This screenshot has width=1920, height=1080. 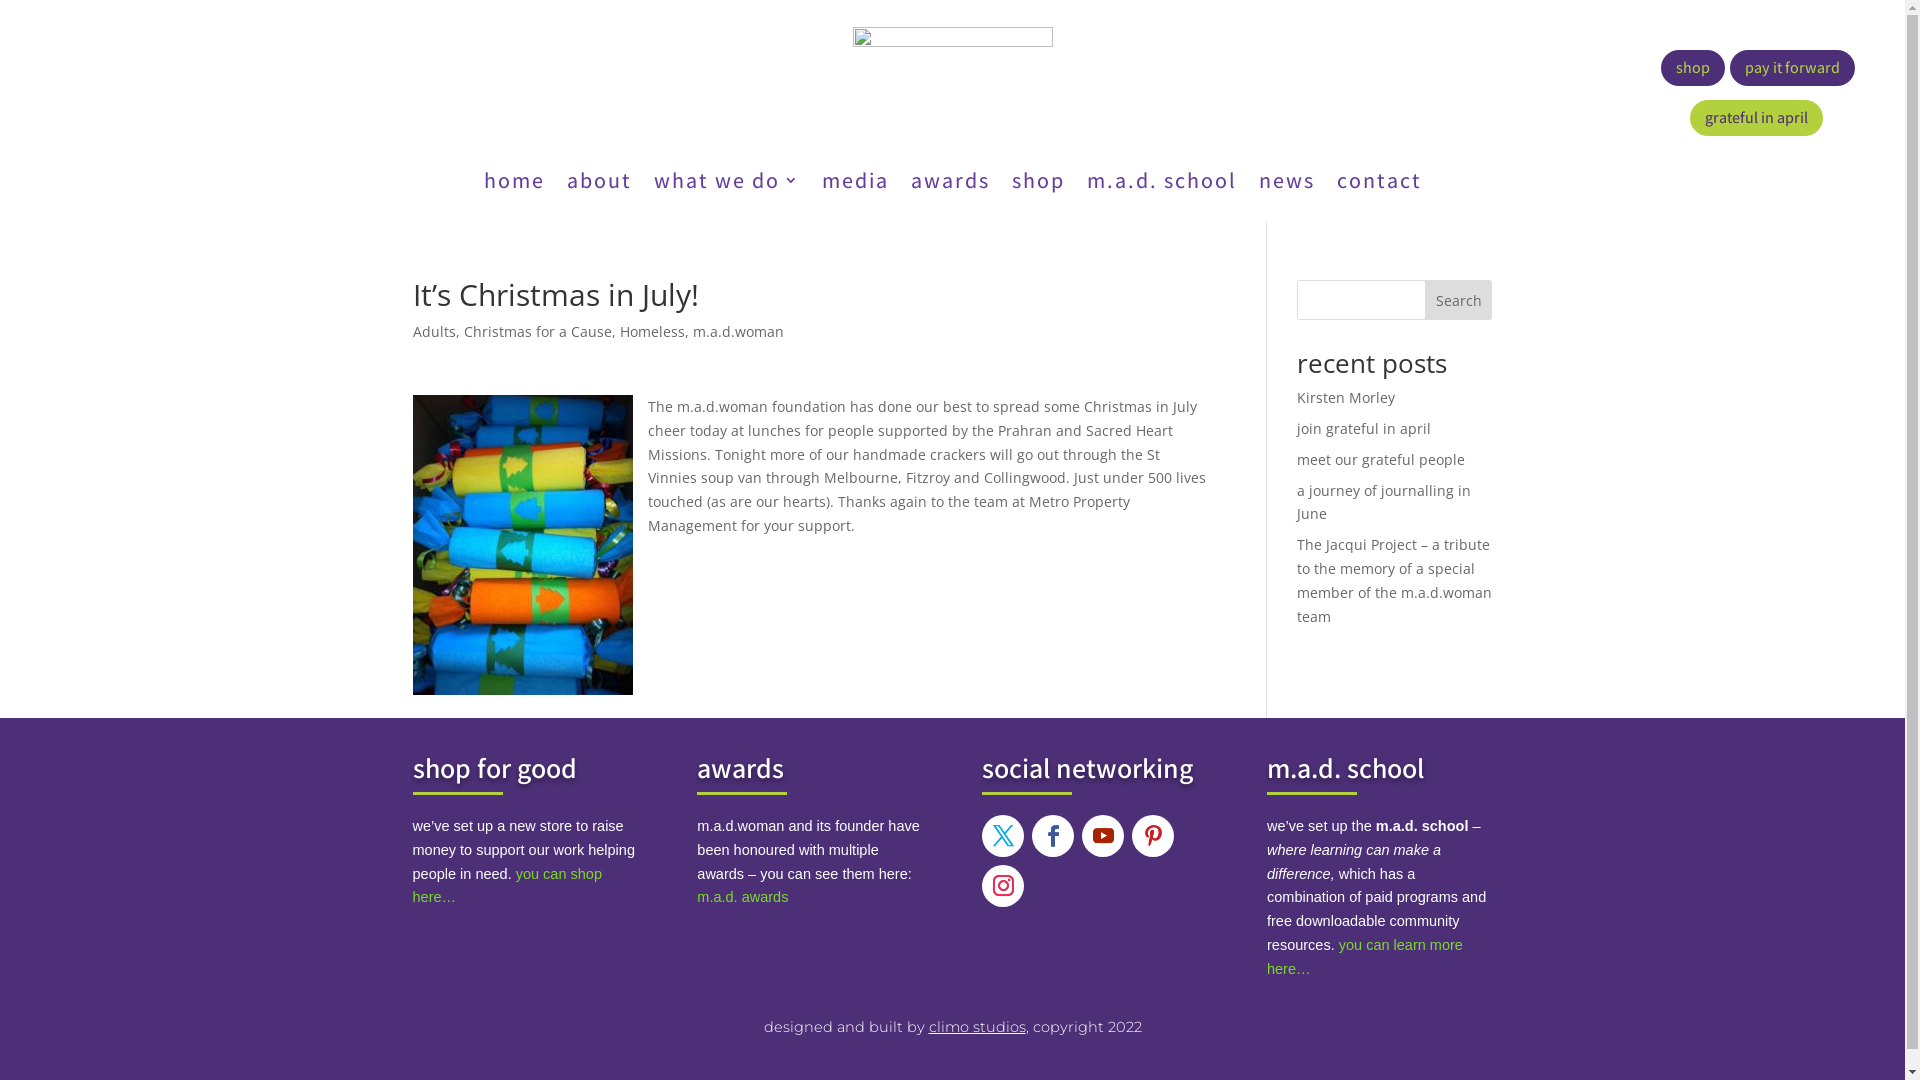 What do you see at coordinates (982, 836) in the screenshot?
I see `'Follow on X'` at bounding box center [982, 836].